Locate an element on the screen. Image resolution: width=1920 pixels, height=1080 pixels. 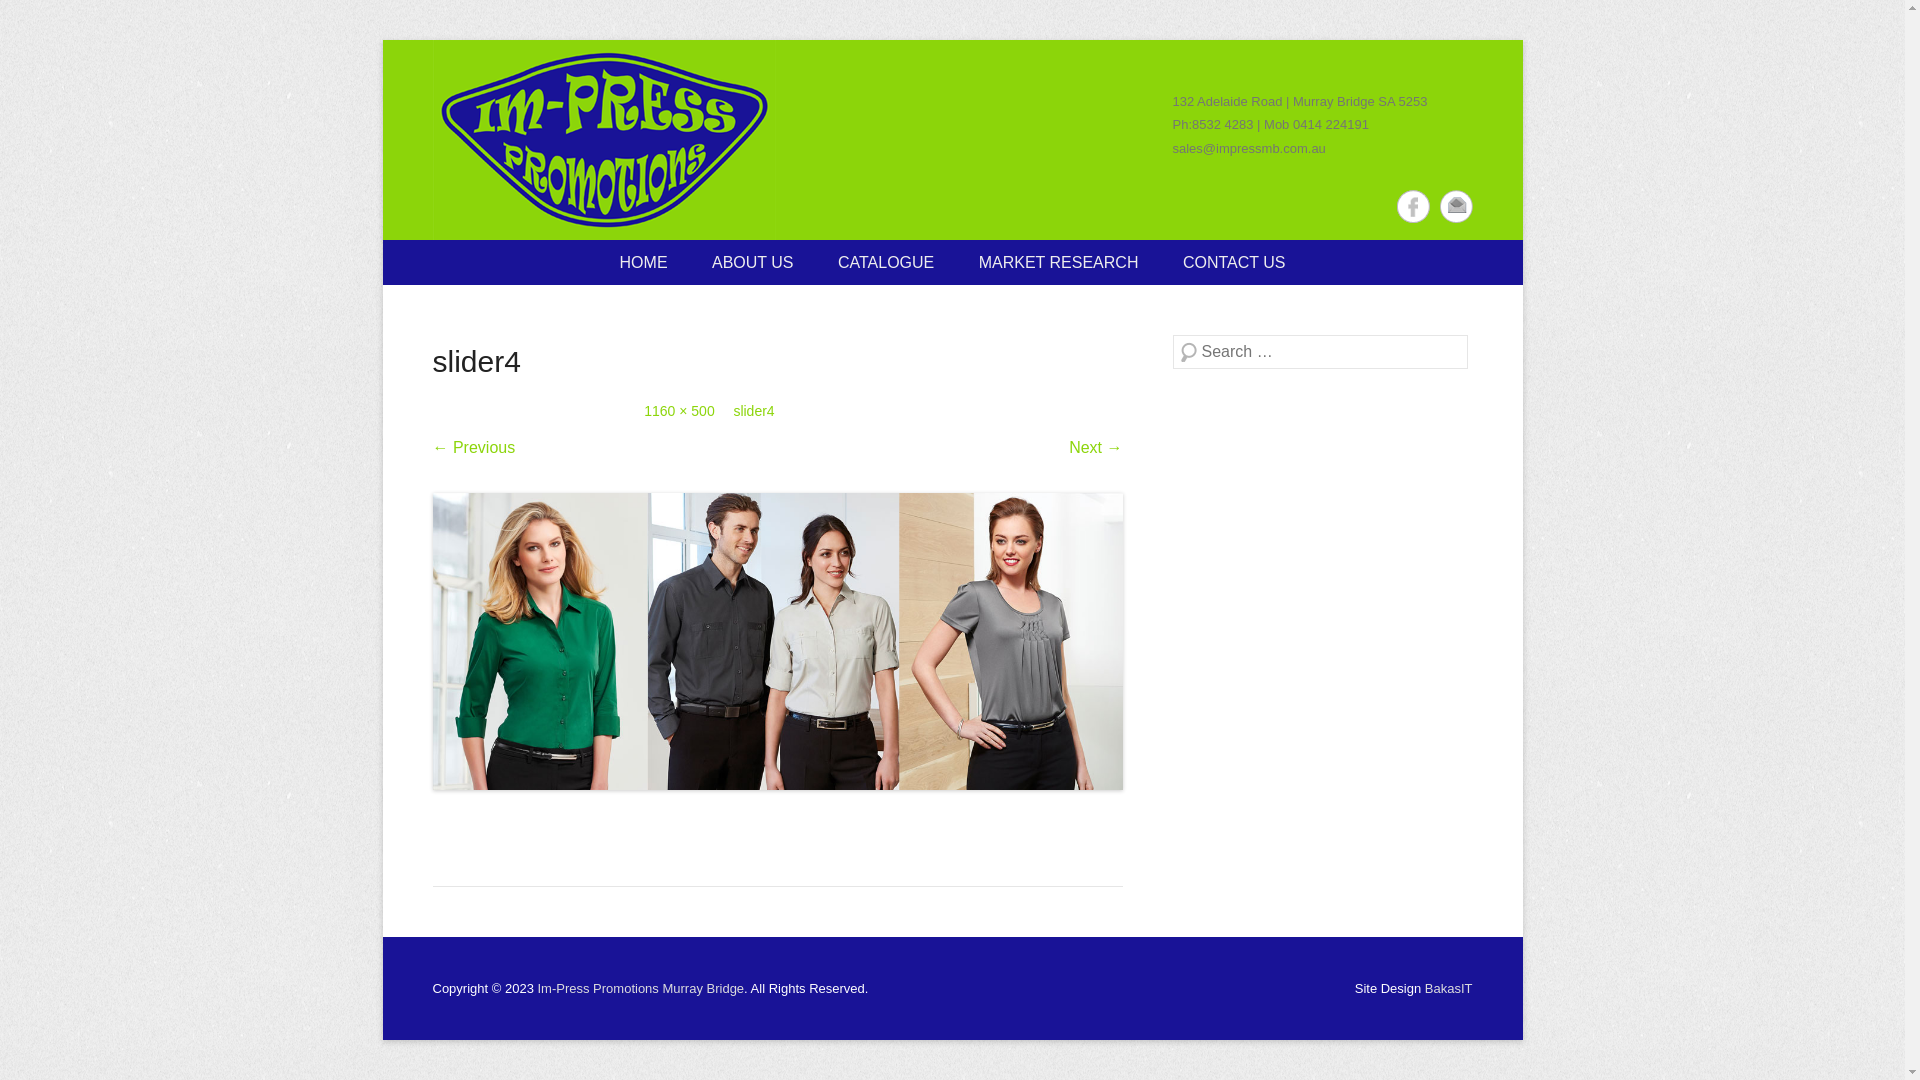
'CATALOGUE' is located at coordinates (885, 261).